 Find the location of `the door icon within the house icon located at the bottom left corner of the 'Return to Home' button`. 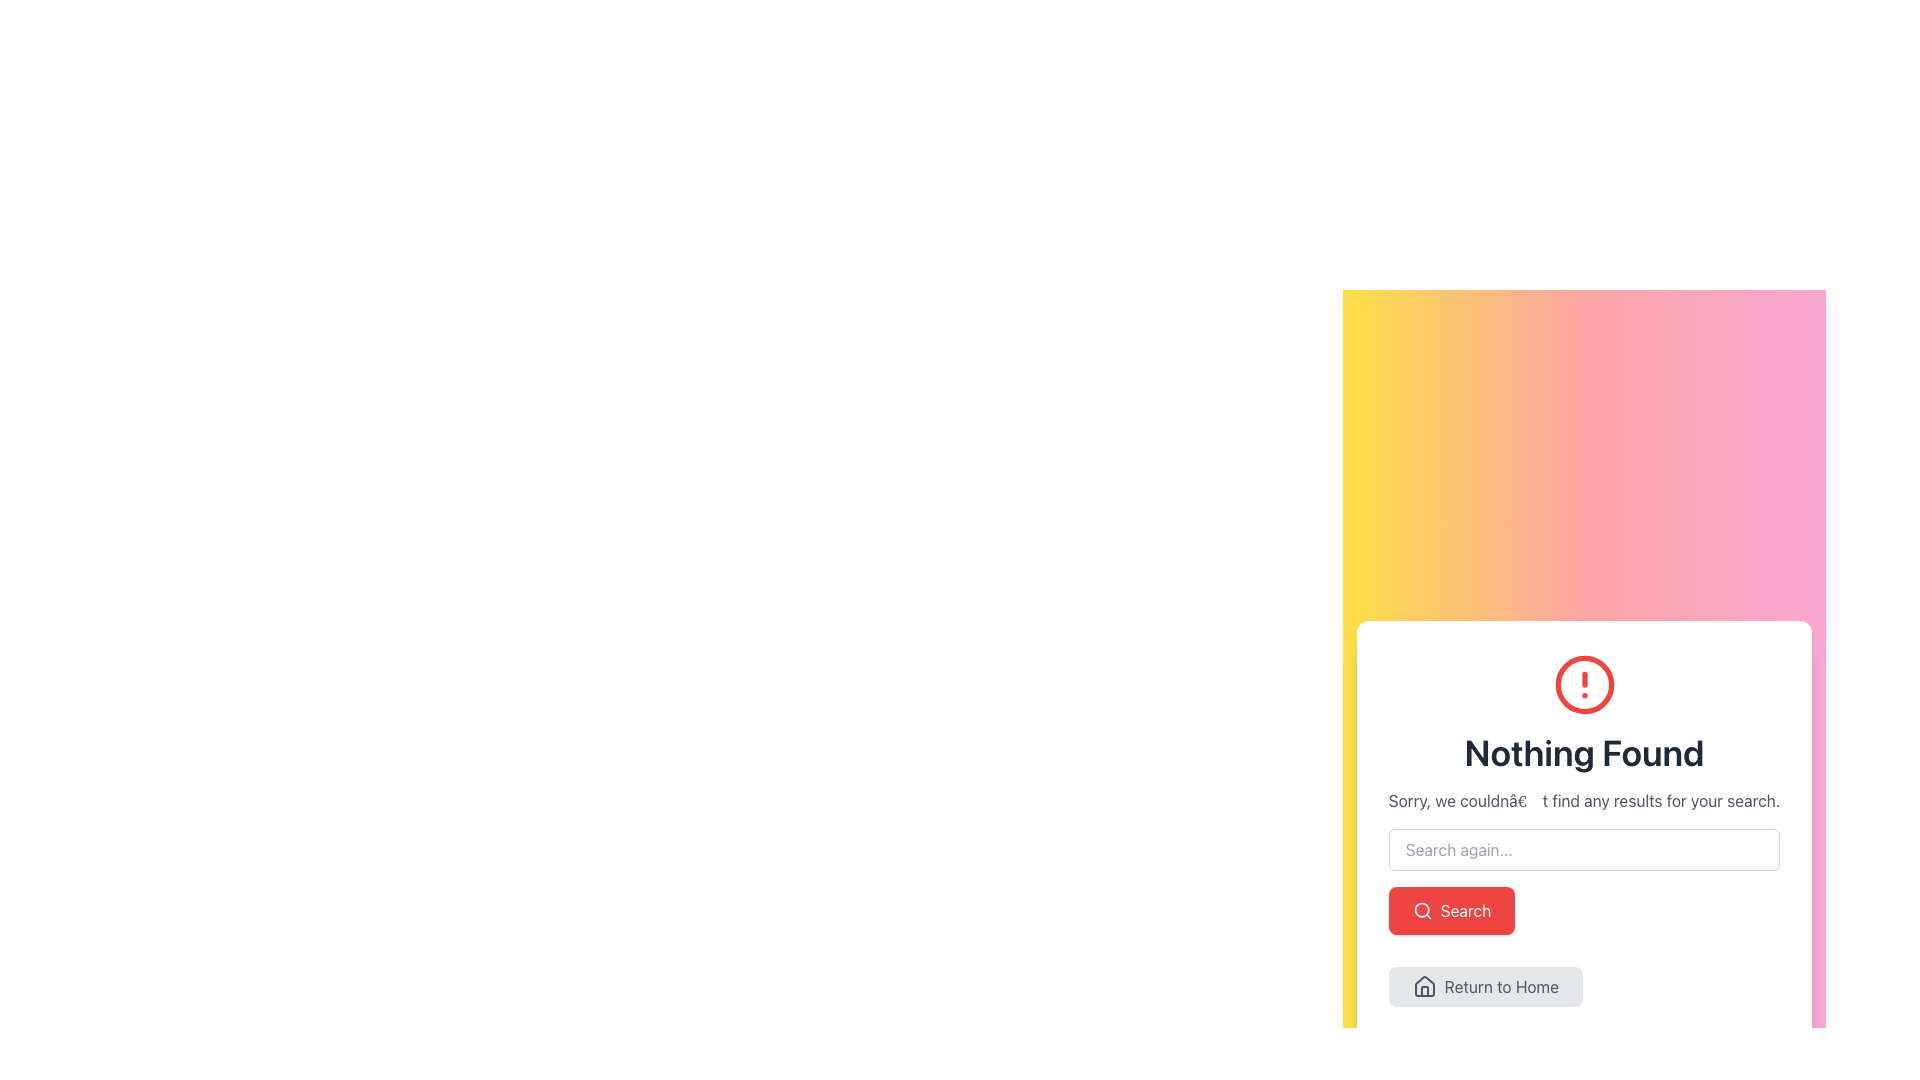

the door icon within the house icon located at the bottom left corner of the 'Return to Home' button is located at coordinates (1423, 991).